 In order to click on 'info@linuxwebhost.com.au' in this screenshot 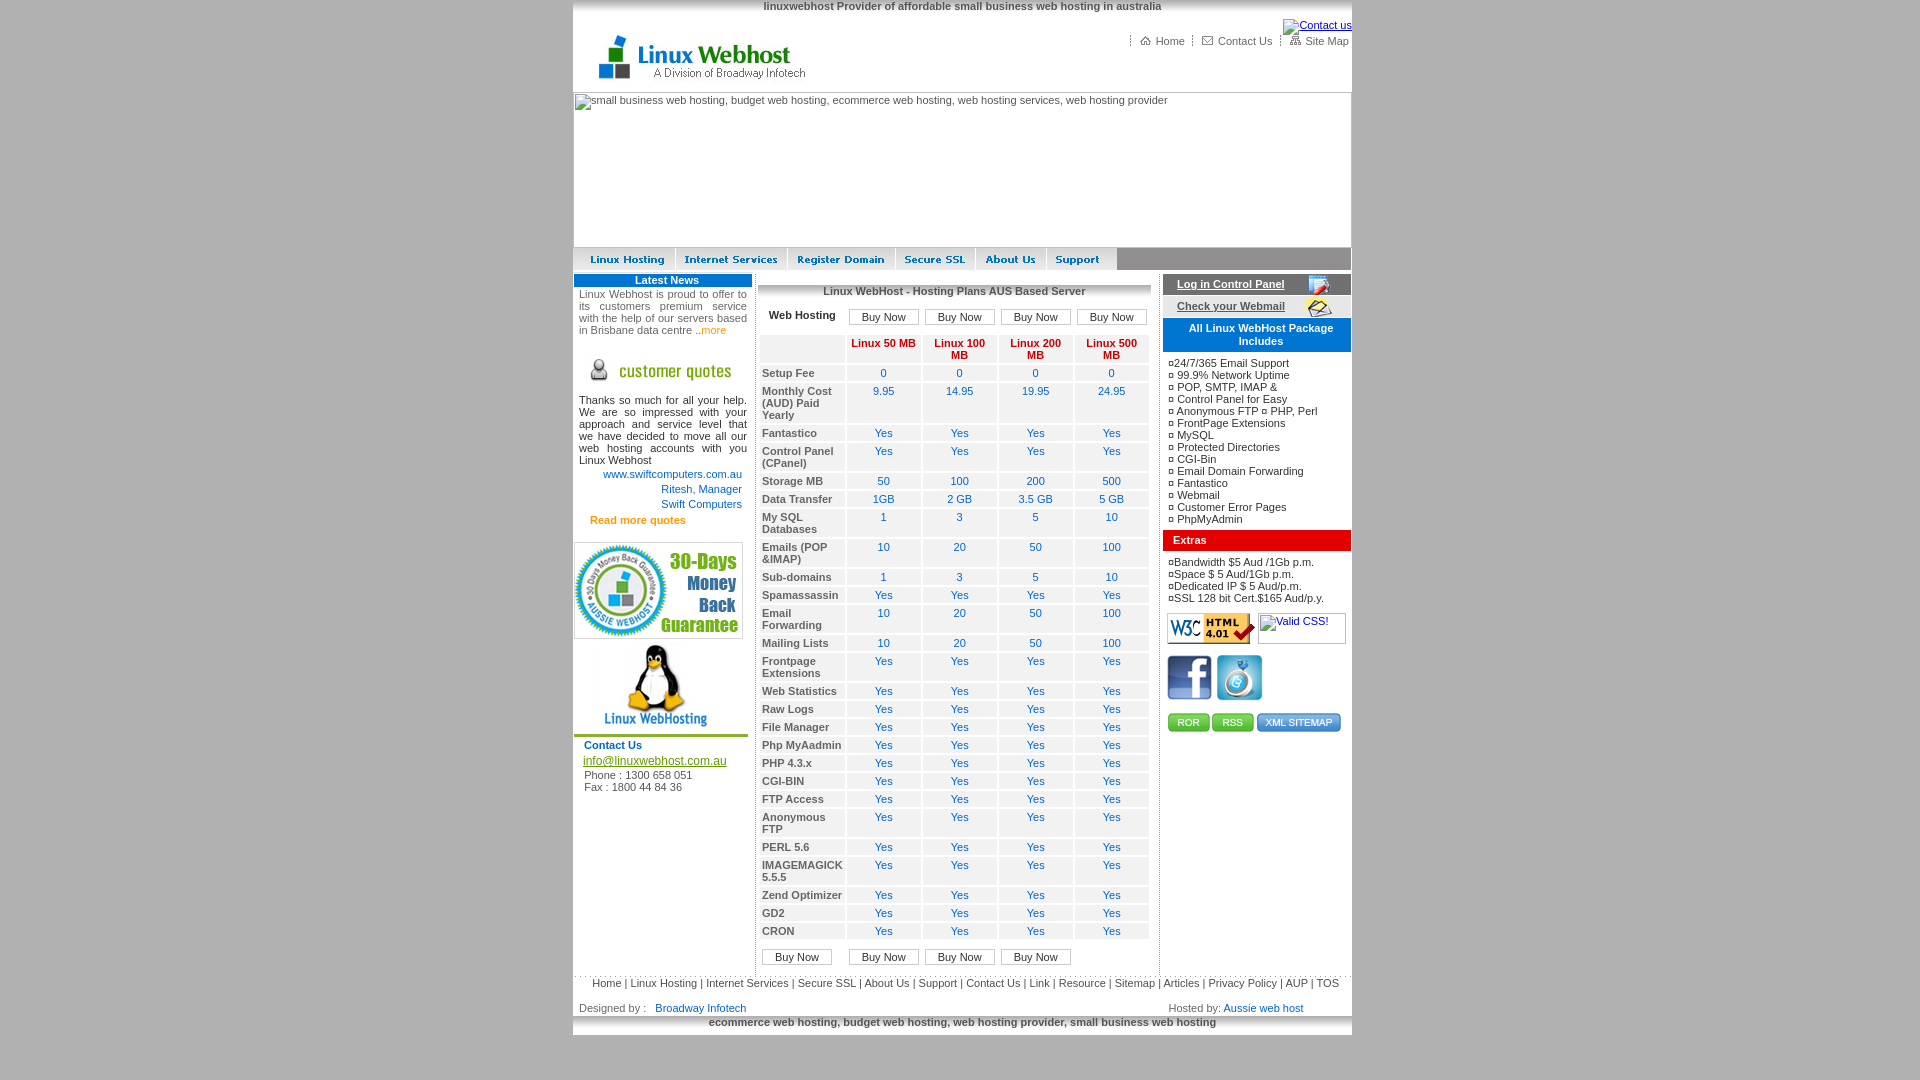, I will do `click(574, 760)`.